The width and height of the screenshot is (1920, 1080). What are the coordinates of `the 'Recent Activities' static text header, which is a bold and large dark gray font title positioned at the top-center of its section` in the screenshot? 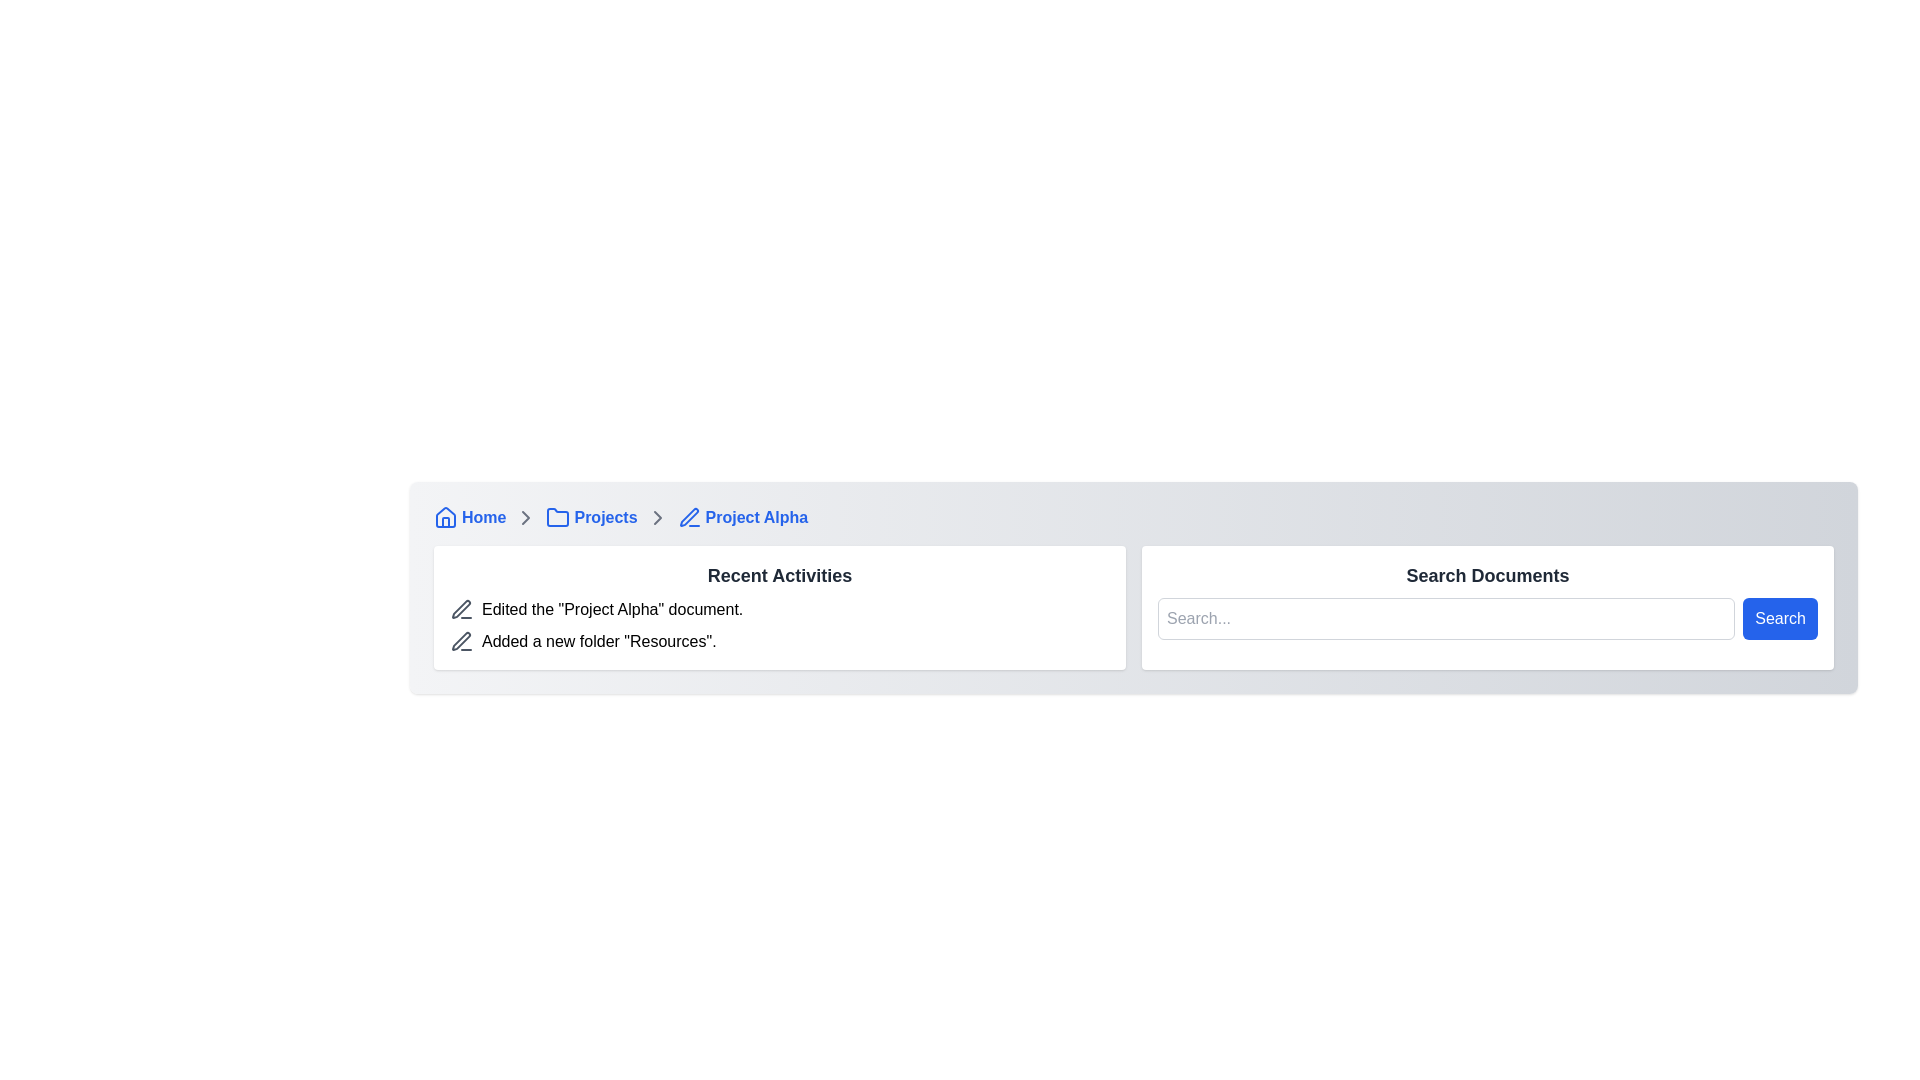 It's located at (778, 575).